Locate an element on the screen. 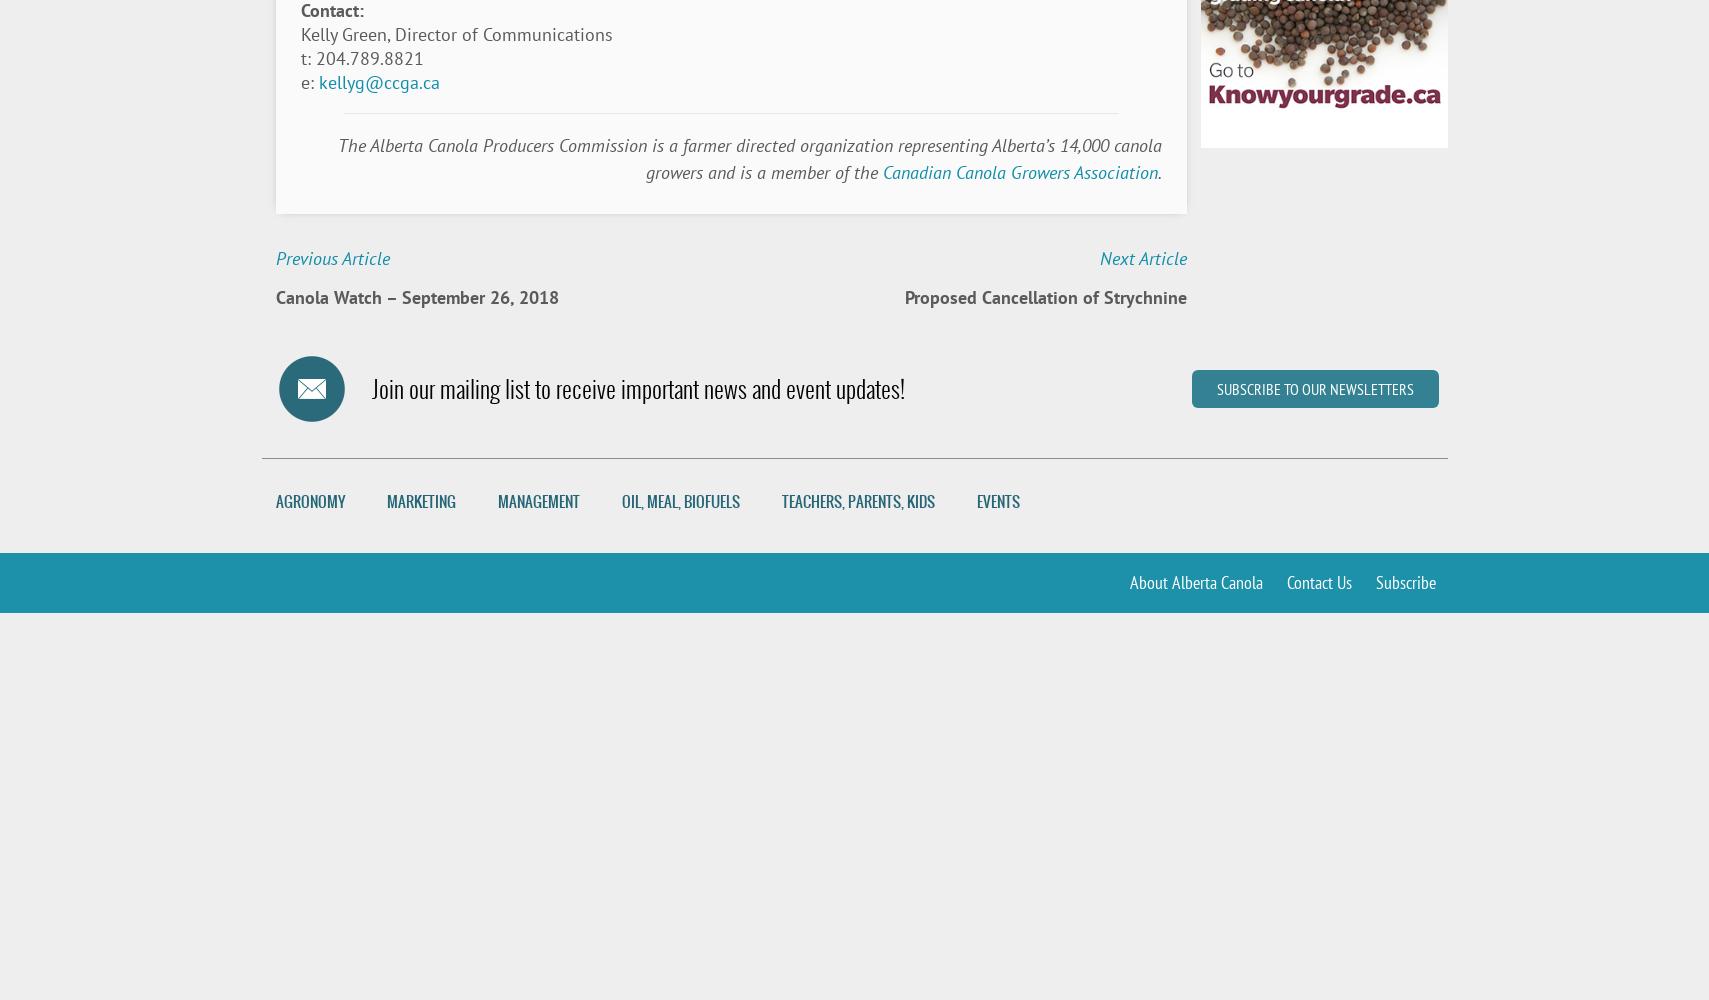 The image size is (1709, 1000). 'Next Article' is located at coordinates (1099, 258).